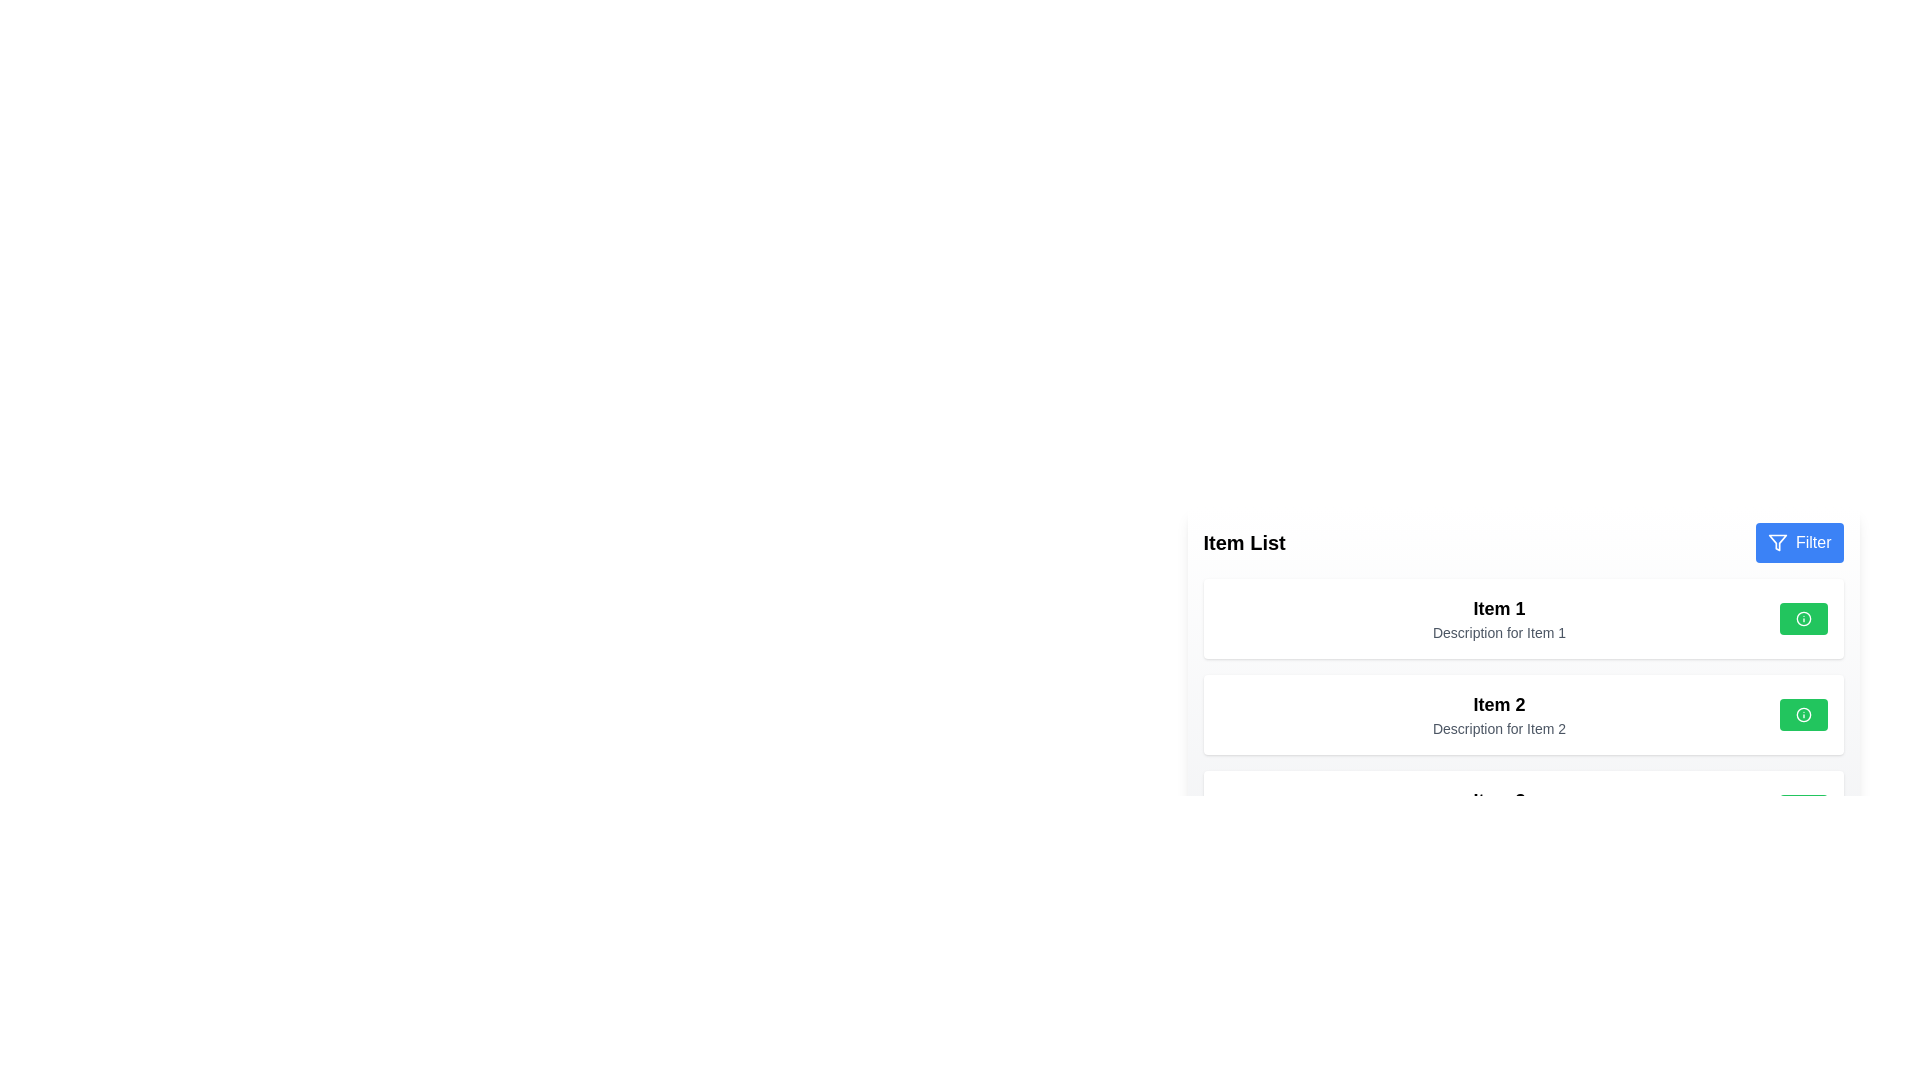  I want to click on the informational marker icon located within the right-aligned green button of the first item card at the top of the list, so click(1803, 617).